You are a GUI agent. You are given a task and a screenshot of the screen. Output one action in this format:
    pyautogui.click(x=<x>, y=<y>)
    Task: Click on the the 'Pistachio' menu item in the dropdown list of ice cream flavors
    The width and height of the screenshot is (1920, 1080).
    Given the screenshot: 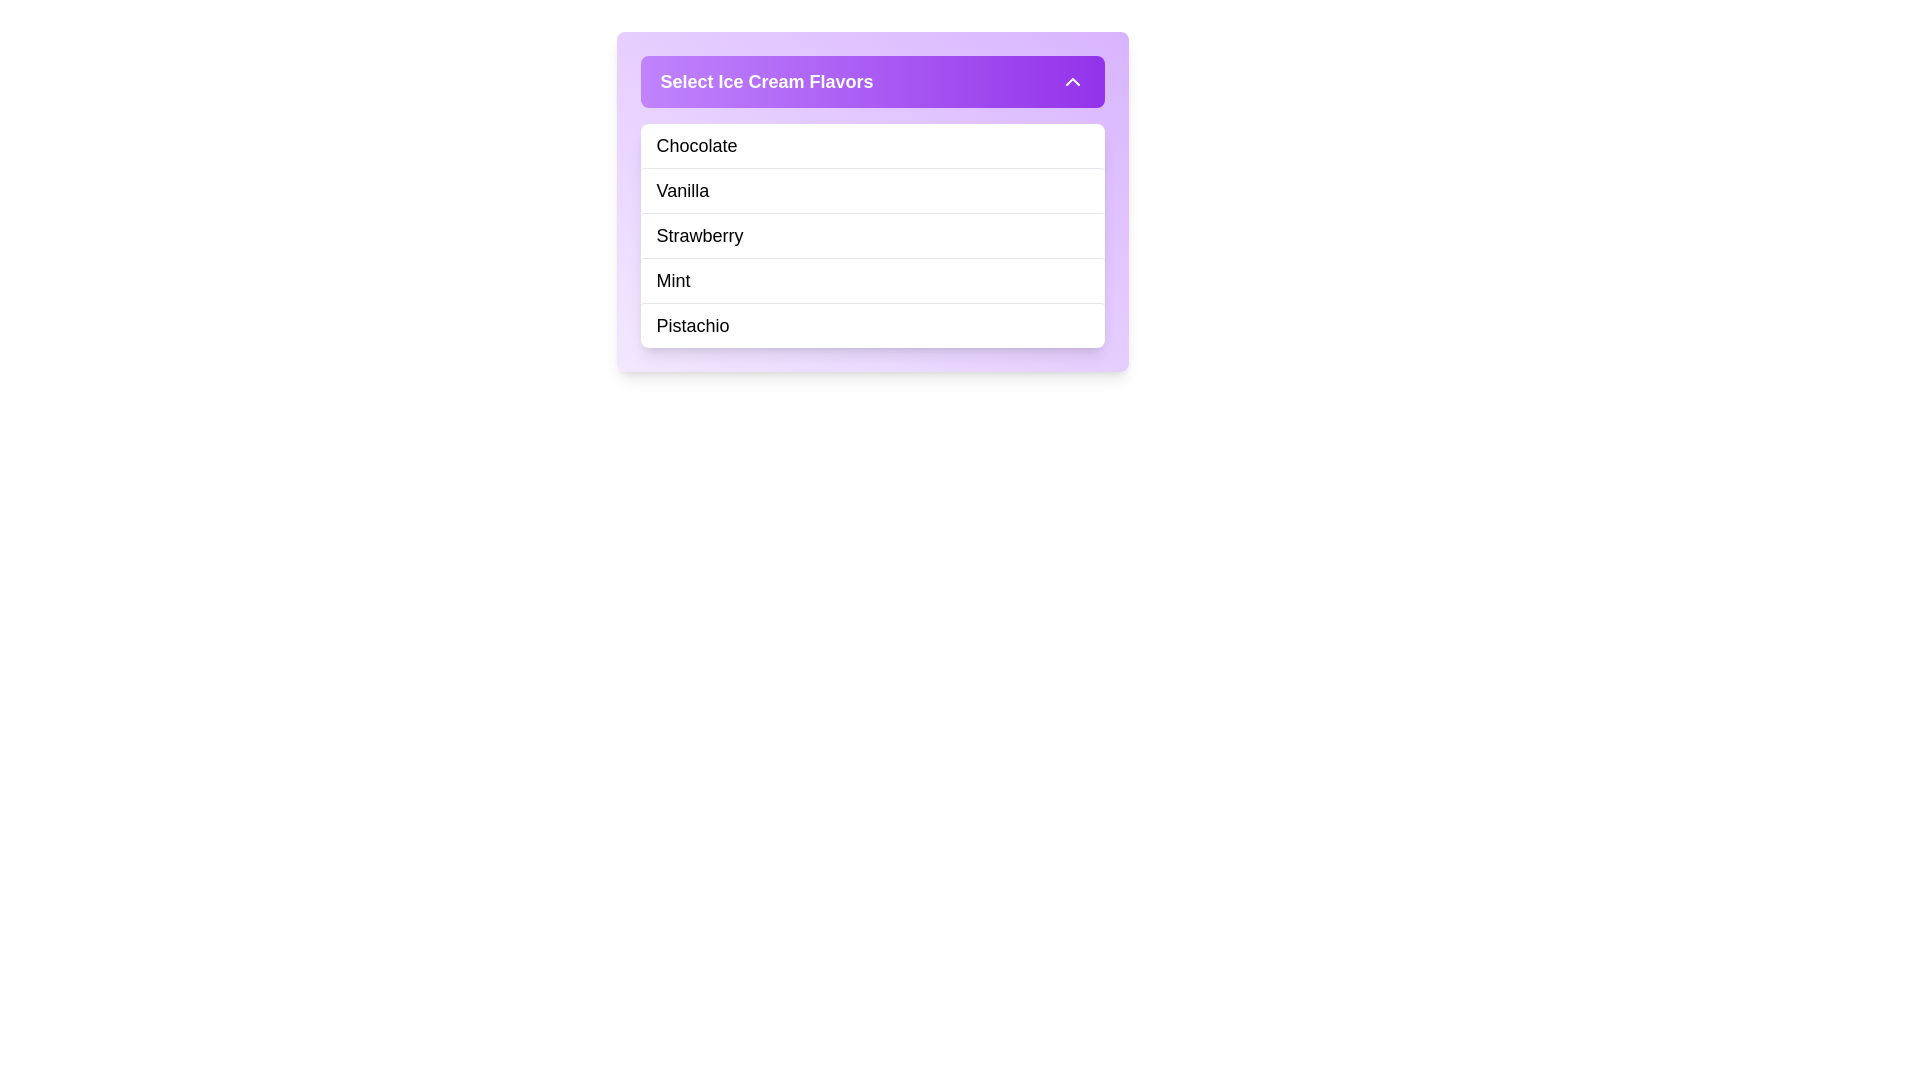 What is the action you would take?
    pyautogui.click(x=872, y=324)
    